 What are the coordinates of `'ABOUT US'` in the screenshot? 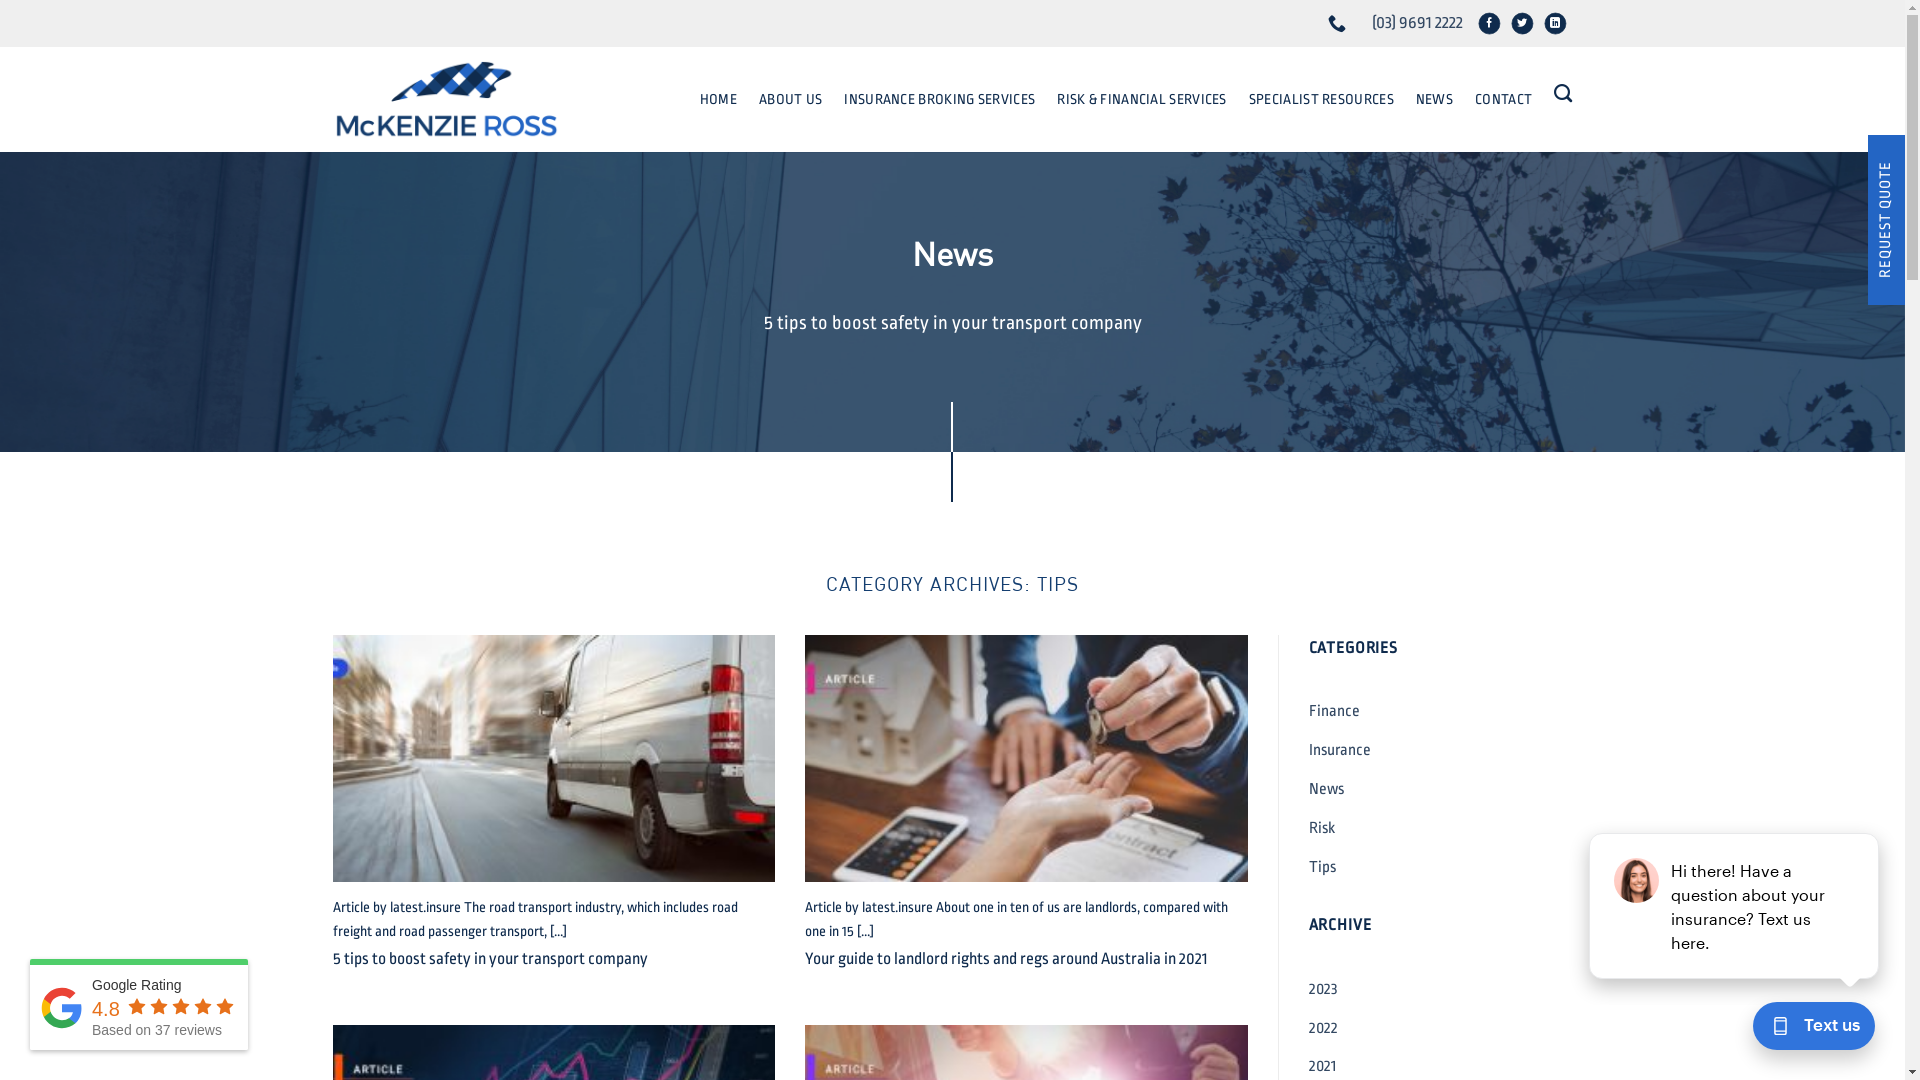 It's located at (789, 99).